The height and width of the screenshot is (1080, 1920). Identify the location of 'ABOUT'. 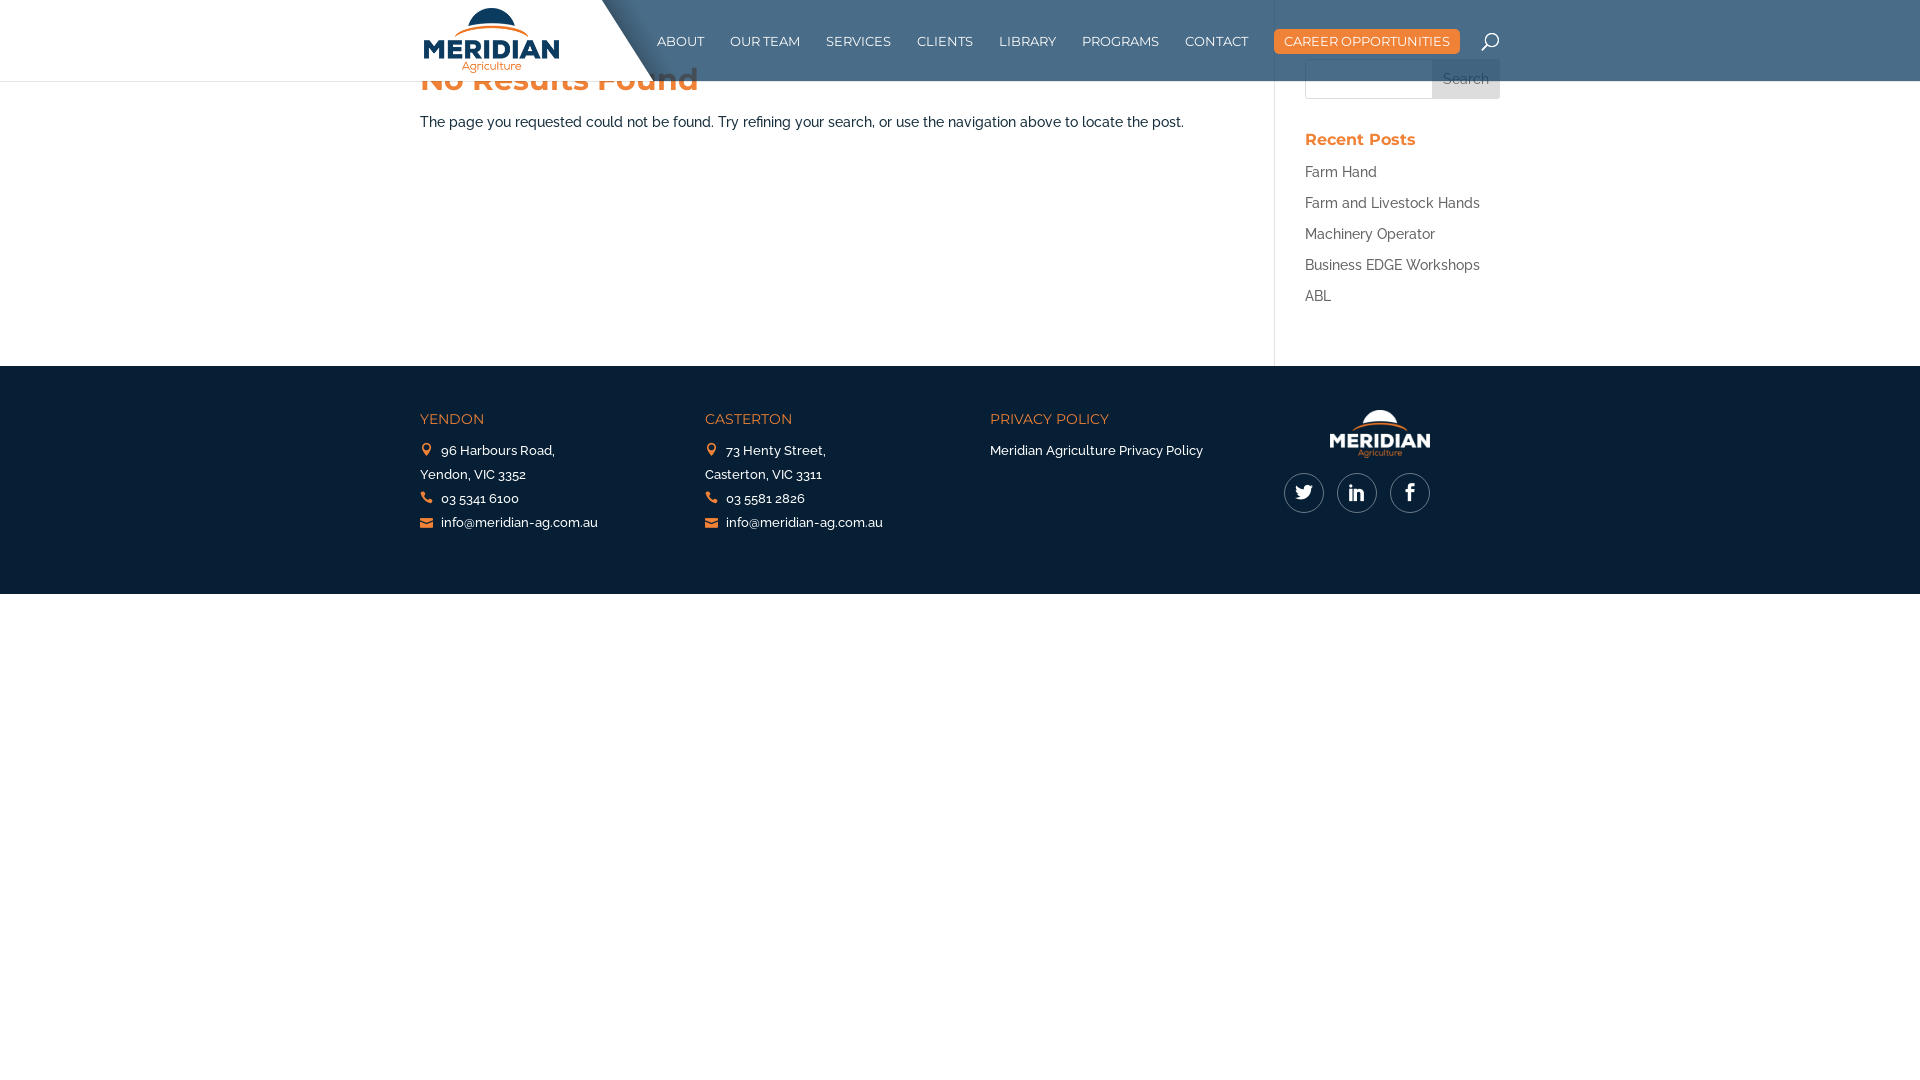
(680, 56).